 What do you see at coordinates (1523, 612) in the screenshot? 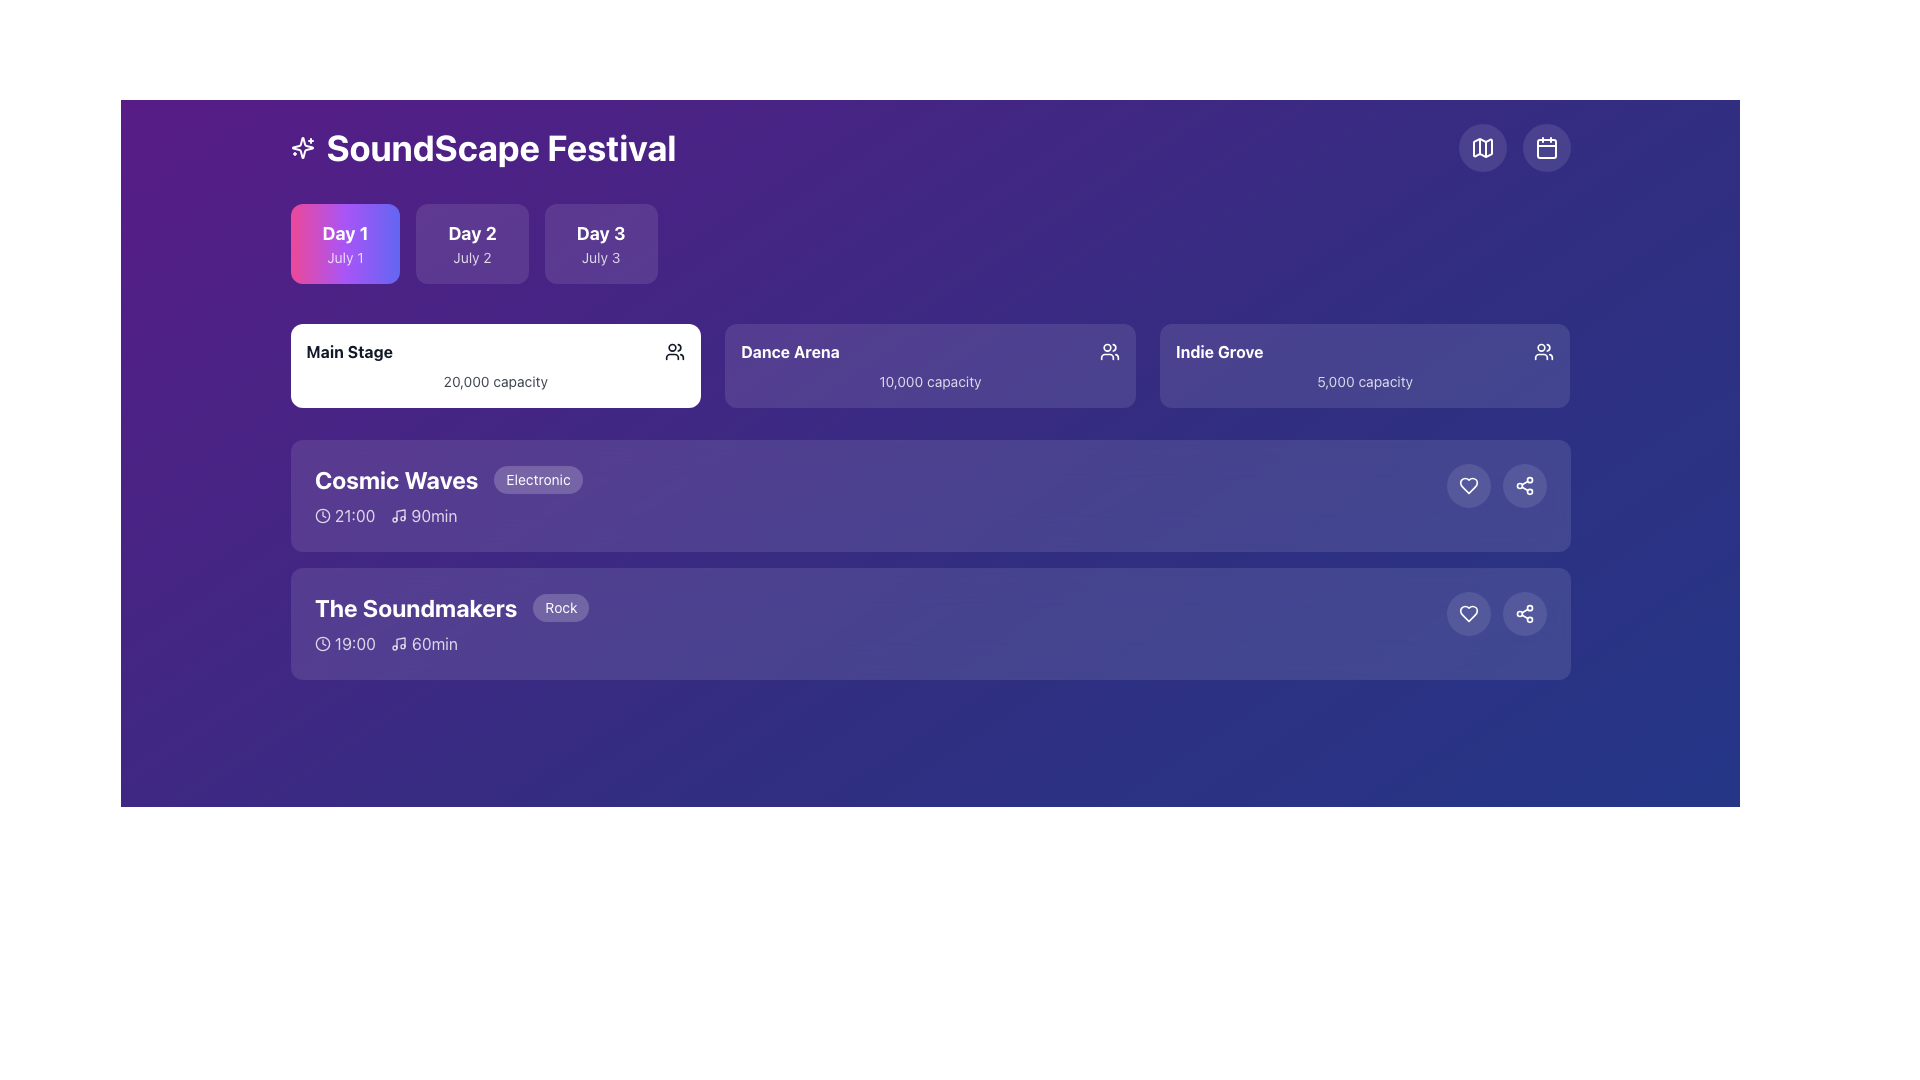
I see `the circular button with a semi-transparent white background and a share icon located in the bottom-right corner of 'The Soundmakers' card` at bounding box center [1523, 612].